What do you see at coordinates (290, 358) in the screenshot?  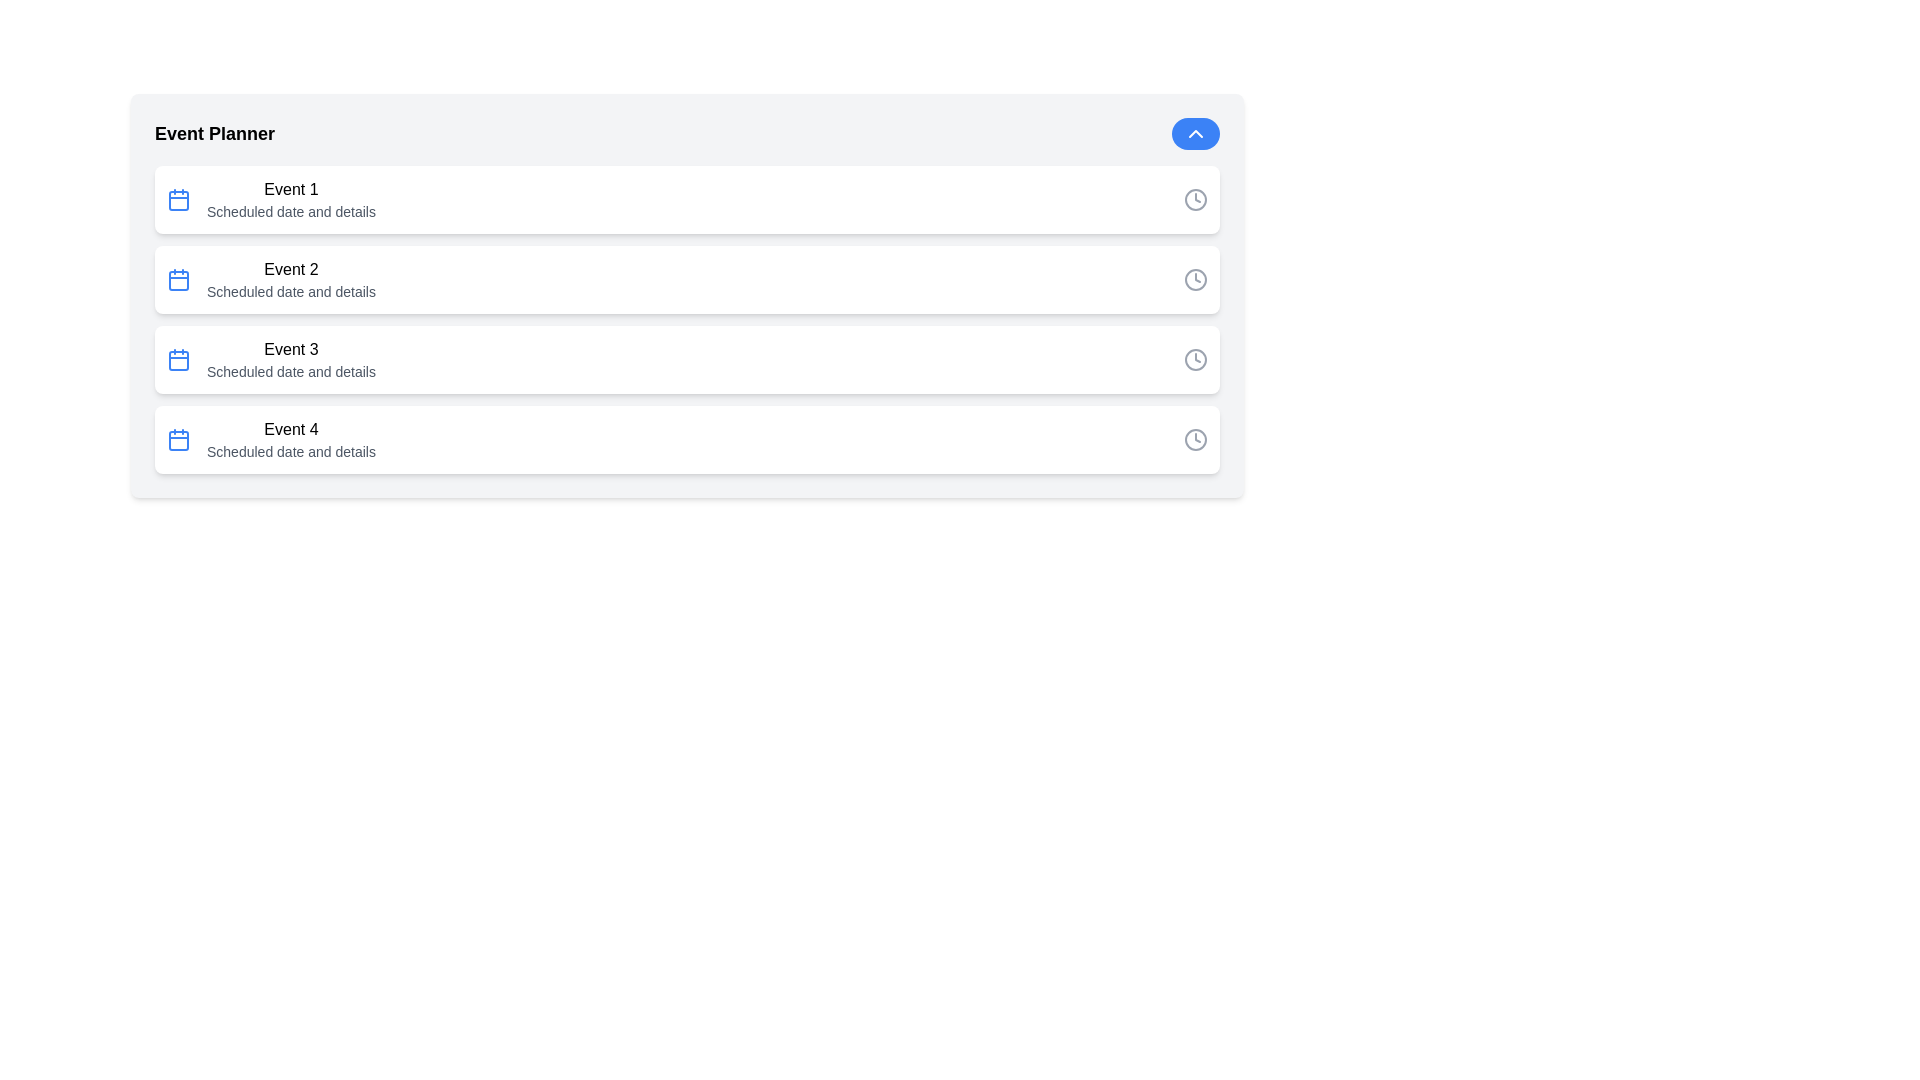 I see `the 'Event 3' text display element, which shows 'Event 3' in bold and 'Scheduled date and details' in a smaller font, located inside the third event card` at bounding box center [290, 358].